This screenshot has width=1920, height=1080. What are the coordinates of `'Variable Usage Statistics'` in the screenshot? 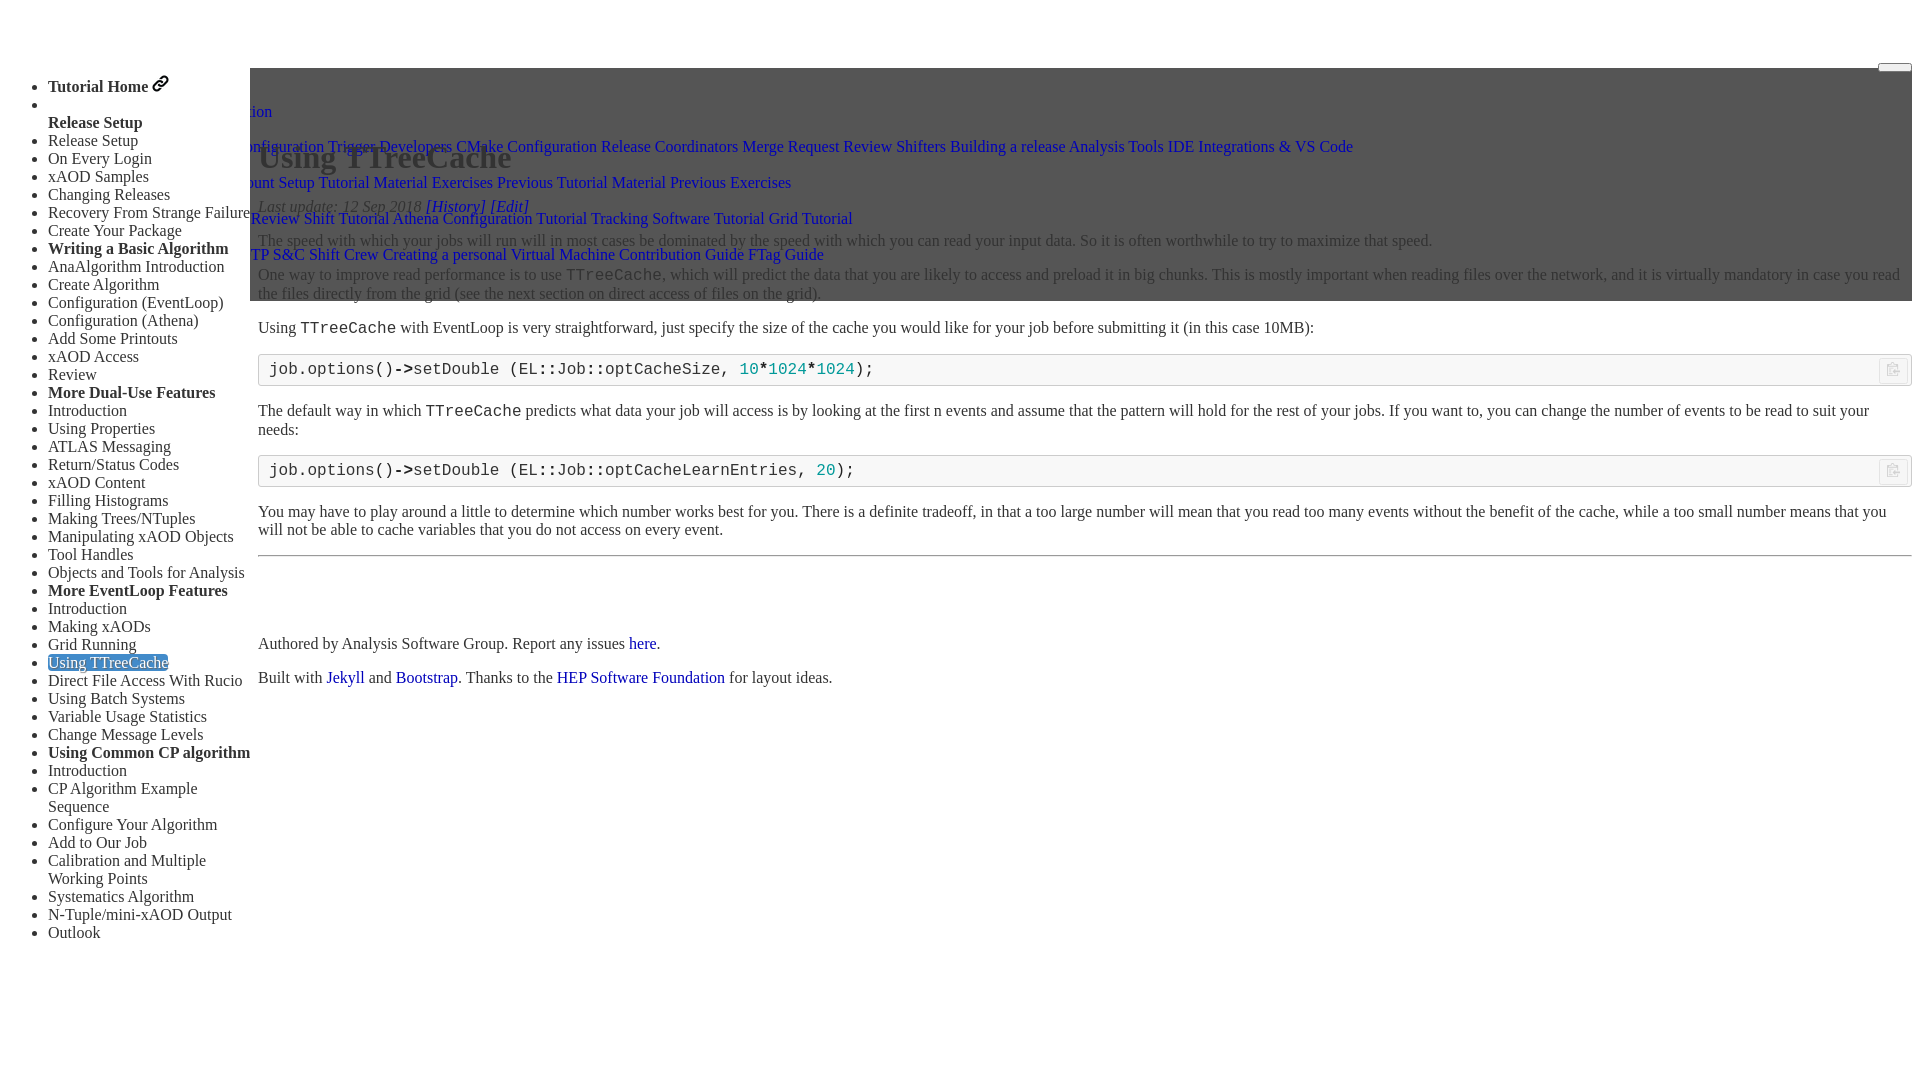 It's located at (126, 715).